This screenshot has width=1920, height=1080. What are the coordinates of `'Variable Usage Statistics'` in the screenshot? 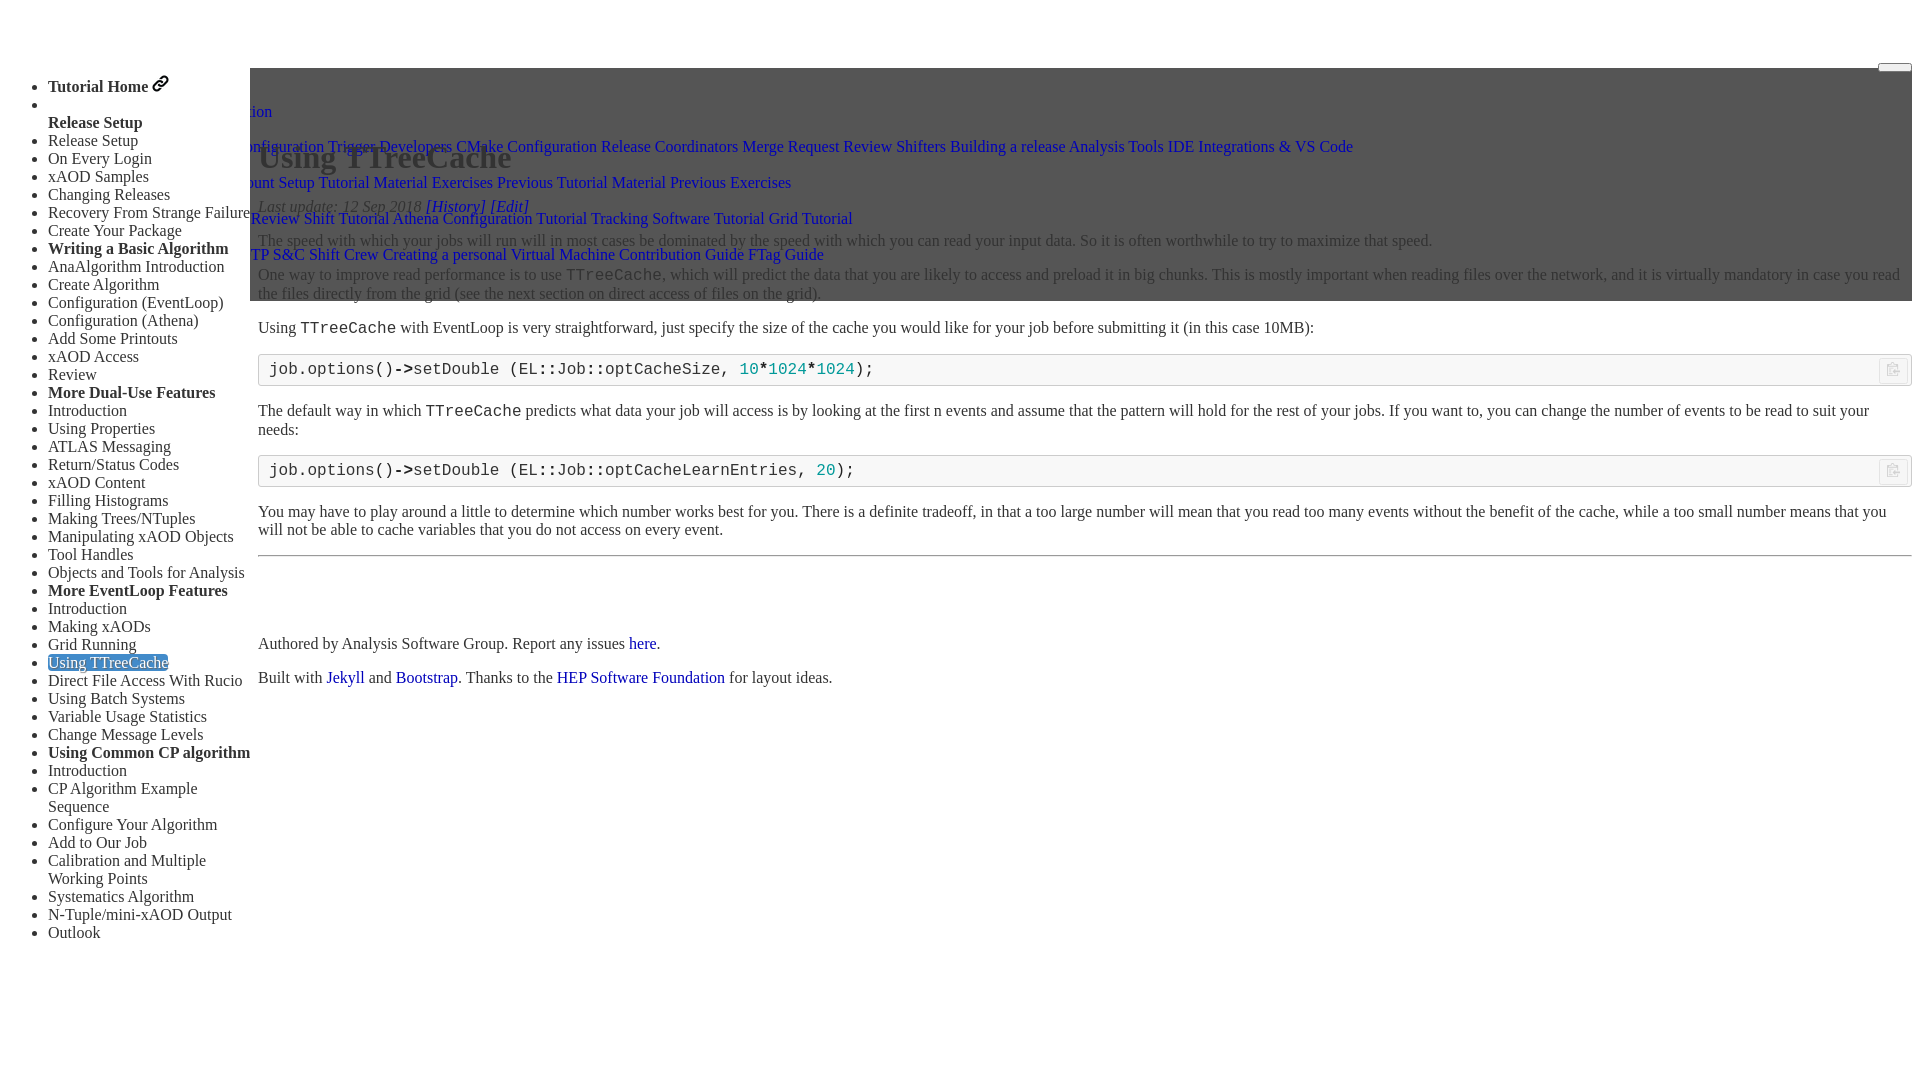 It's located at (126, 715).